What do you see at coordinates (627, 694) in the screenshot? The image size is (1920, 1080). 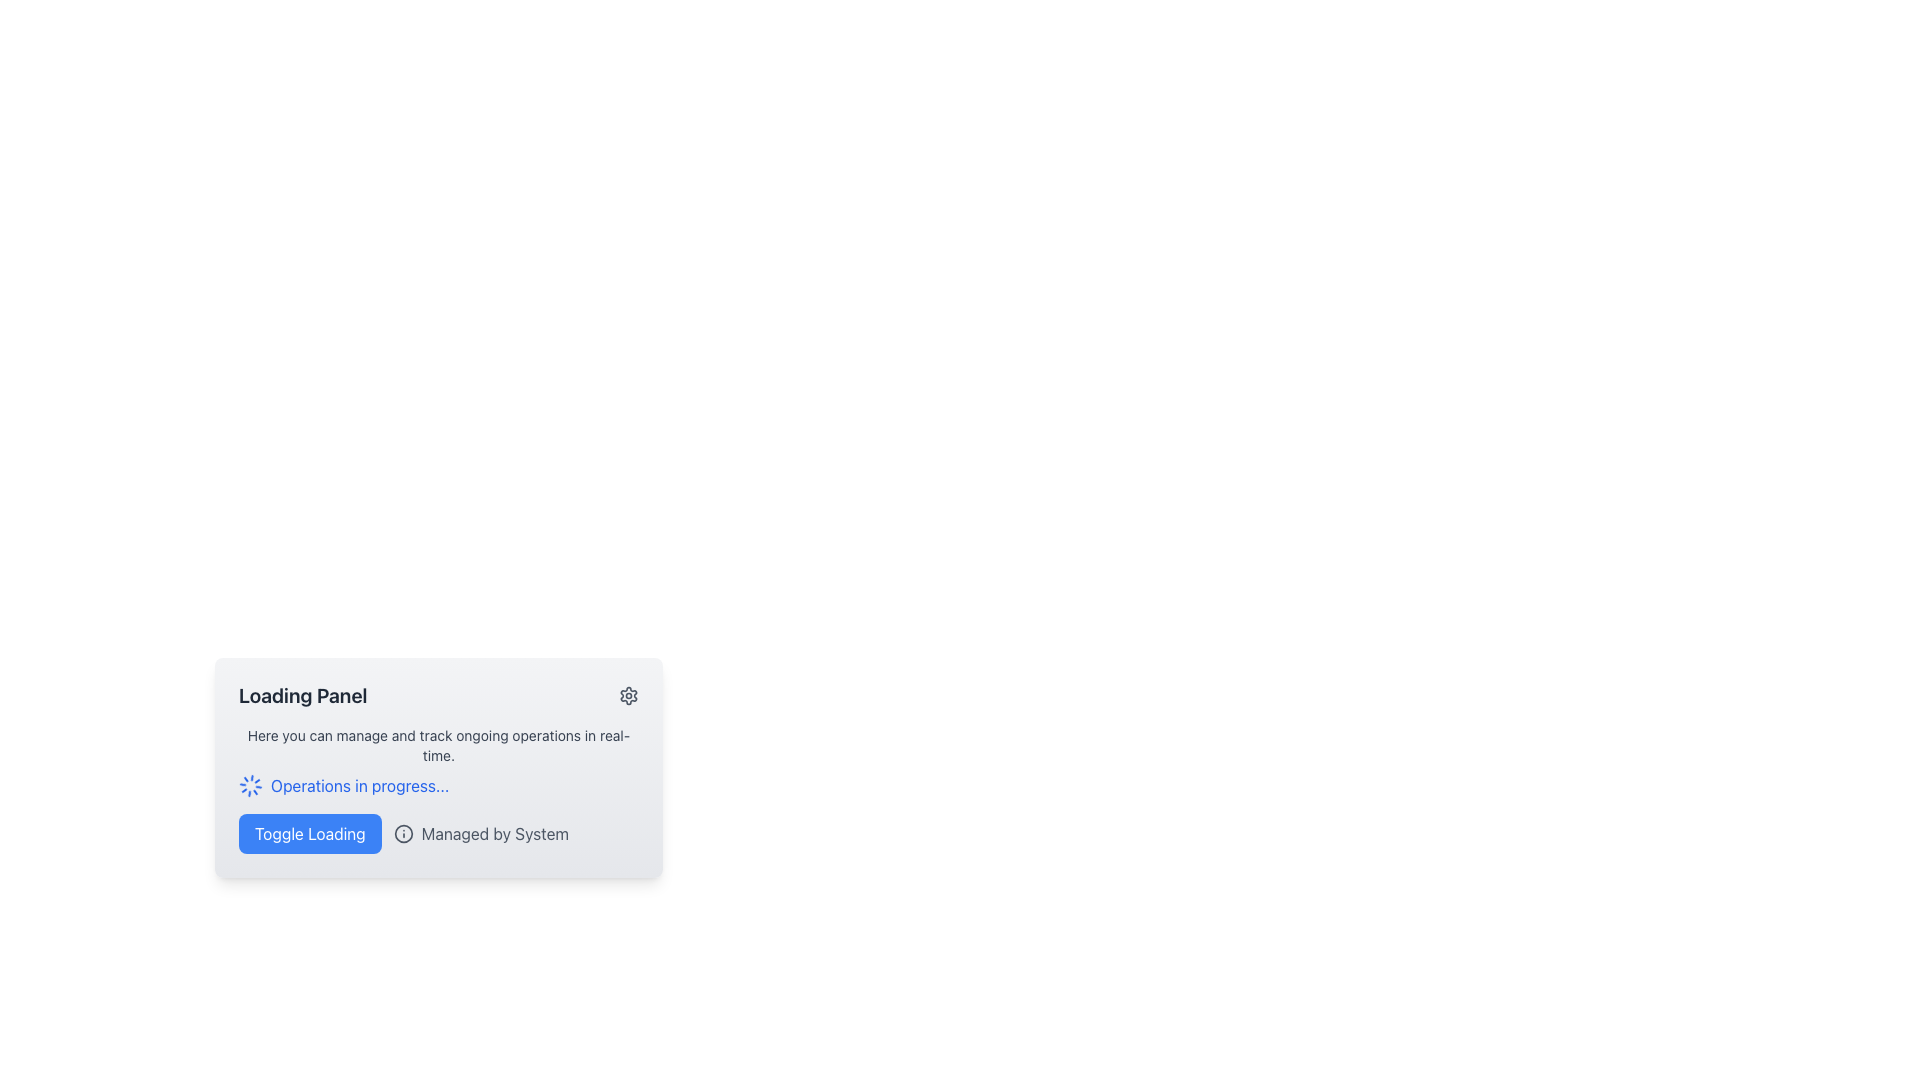 I see `the circular gear icon button located on the right side of the header area within the 'Loading Panel' section` at bounding box center [627, 694].